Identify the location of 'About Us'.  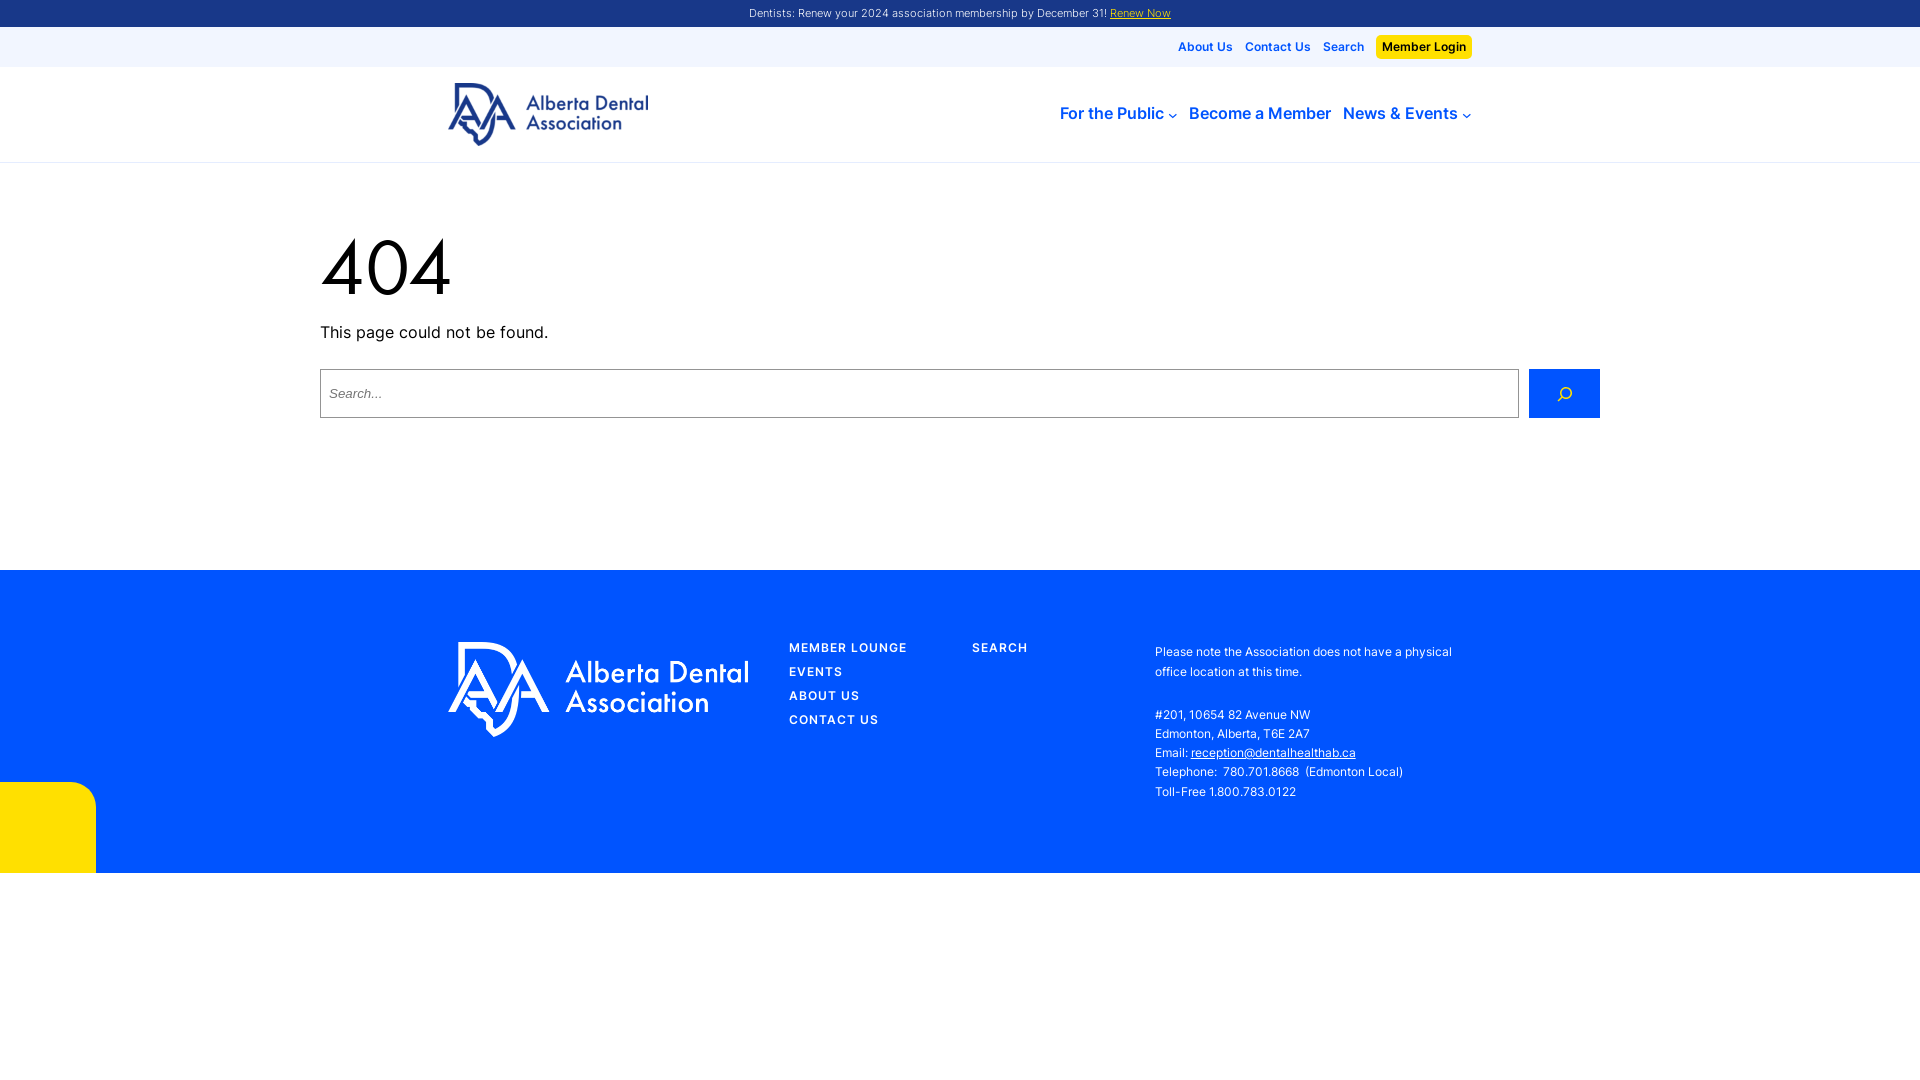
(1204, 45).